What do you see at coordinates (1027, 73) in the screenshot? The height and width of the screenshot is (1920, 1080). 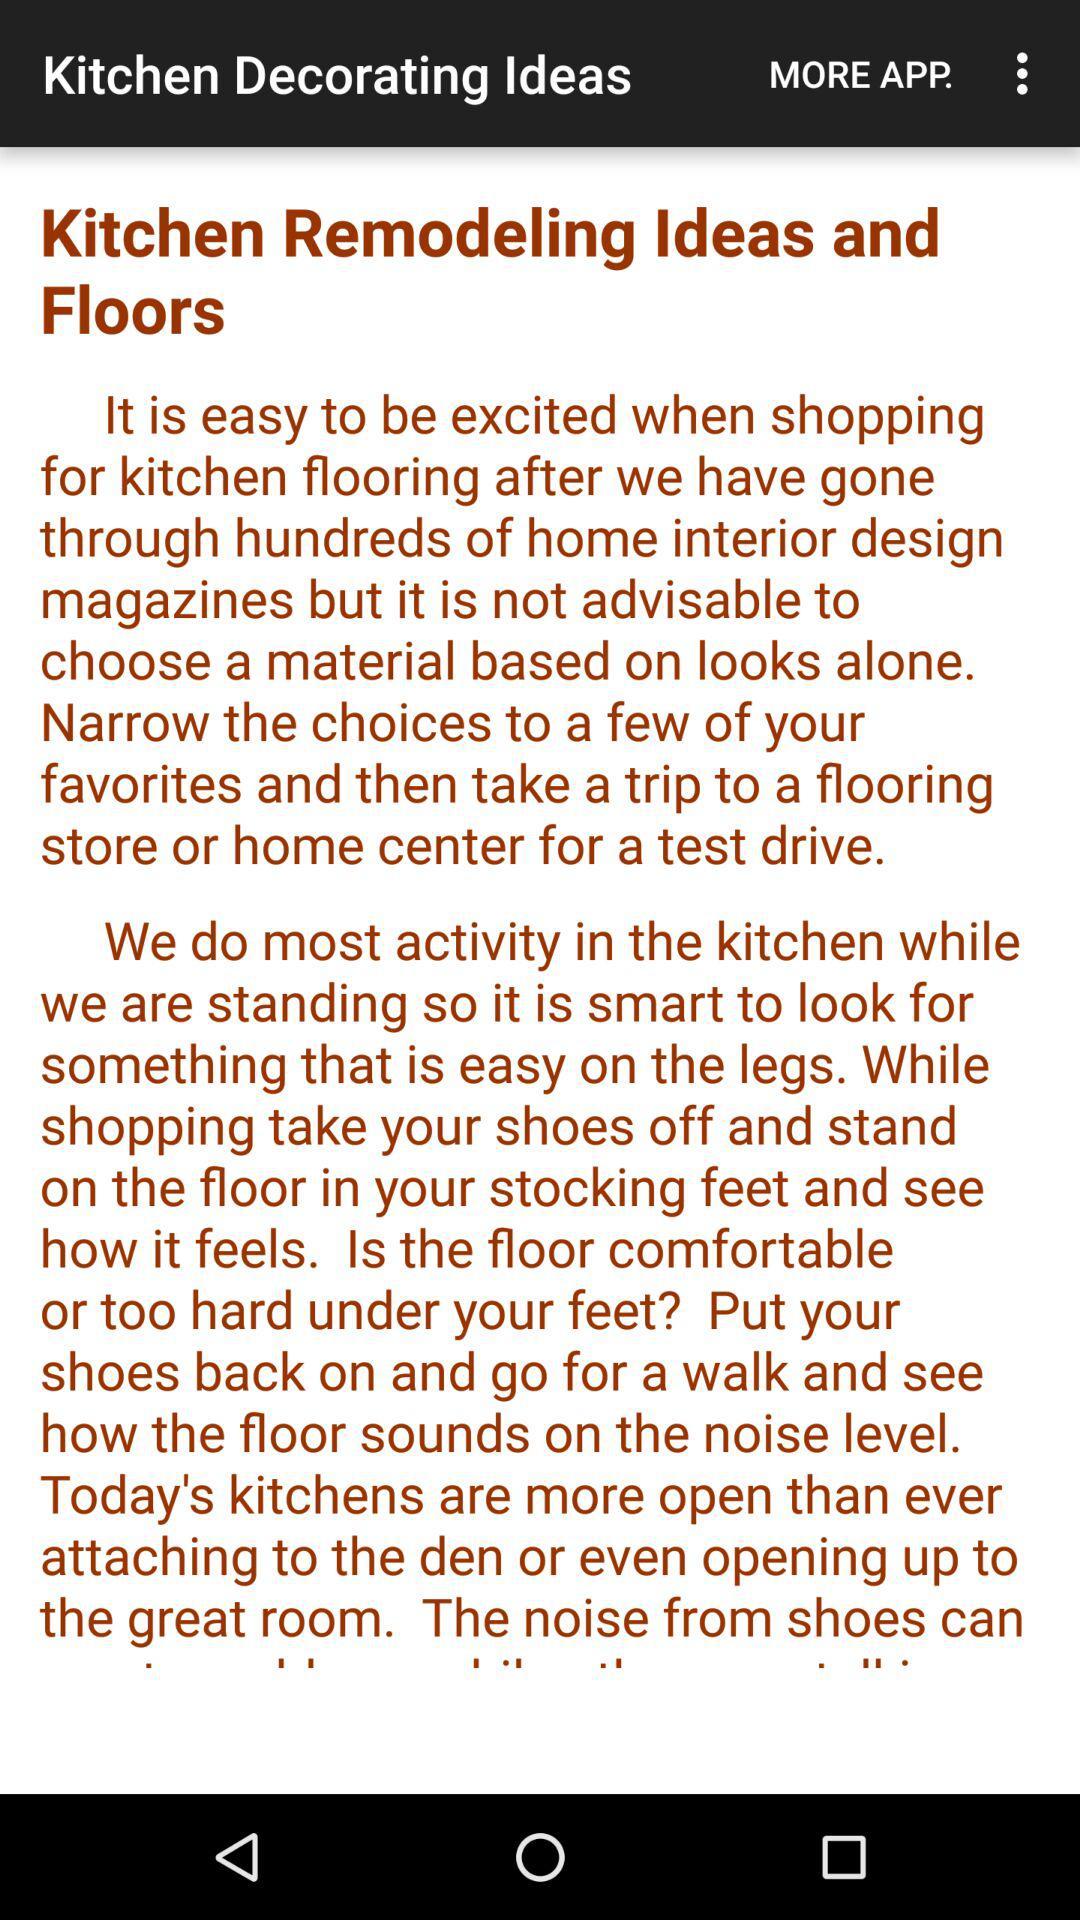 I see `the item to the right of more app. item` at bounding box center [1027, 73].